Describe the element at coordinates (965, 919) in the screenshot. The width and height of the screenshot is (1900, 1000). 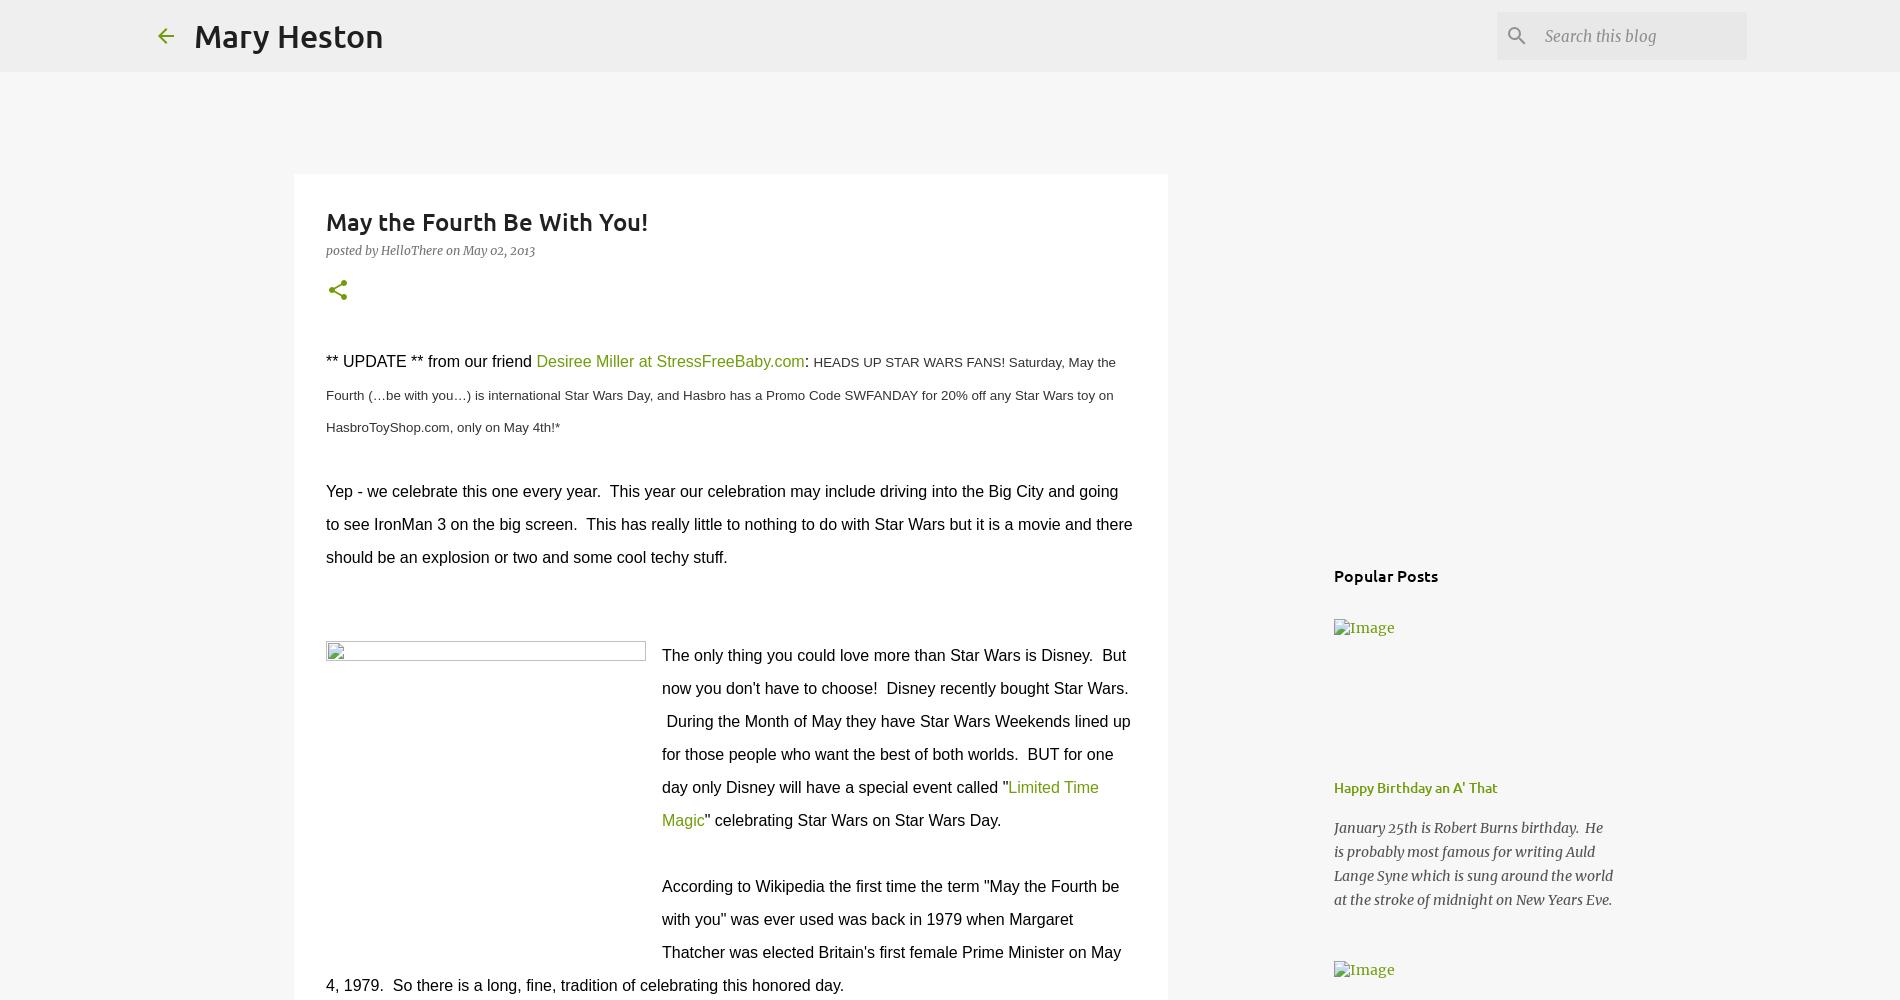
I see `'when'` at that location.